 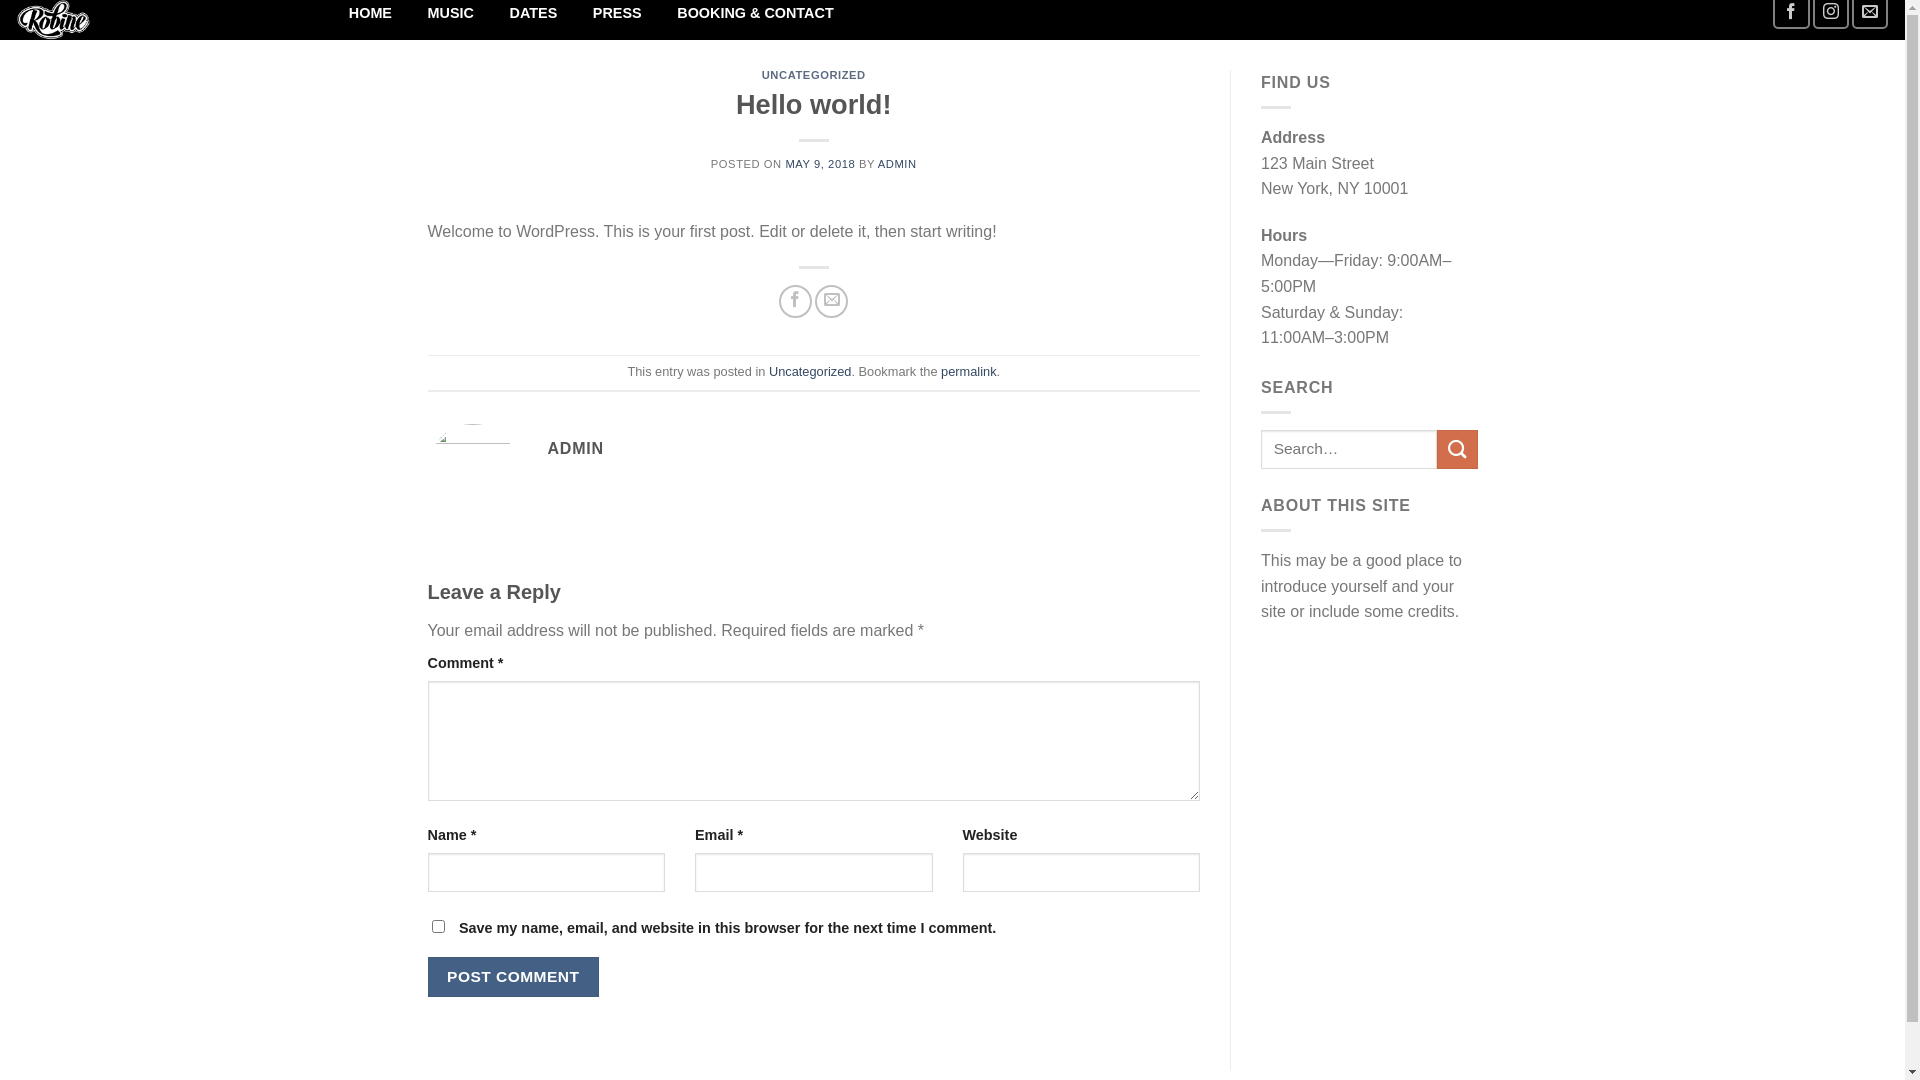 What do you see at coordinates (370, 13) in the screenshot?
I see `'HOME'` at bounding box center [370, 13].